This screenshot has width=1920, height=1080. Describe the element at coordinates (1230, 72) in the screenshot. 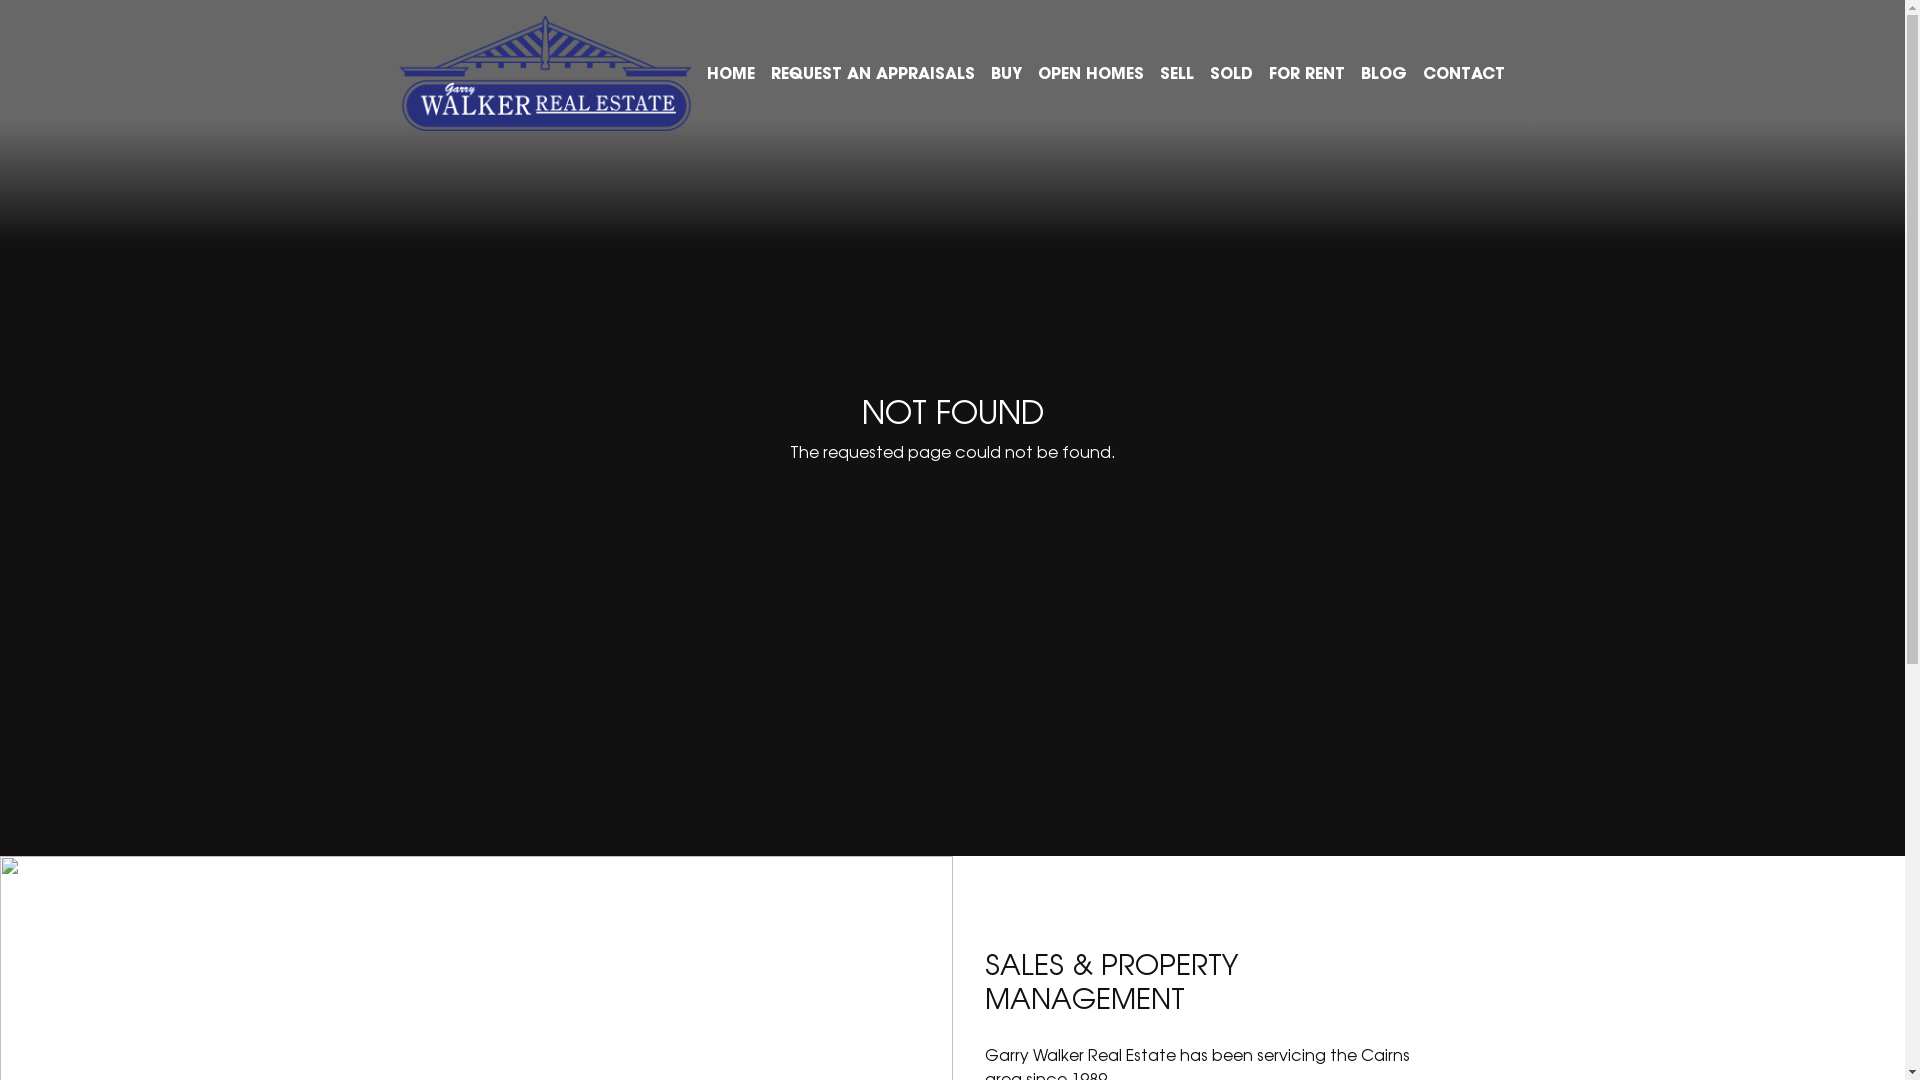

I see `'SOLD'` at that location.